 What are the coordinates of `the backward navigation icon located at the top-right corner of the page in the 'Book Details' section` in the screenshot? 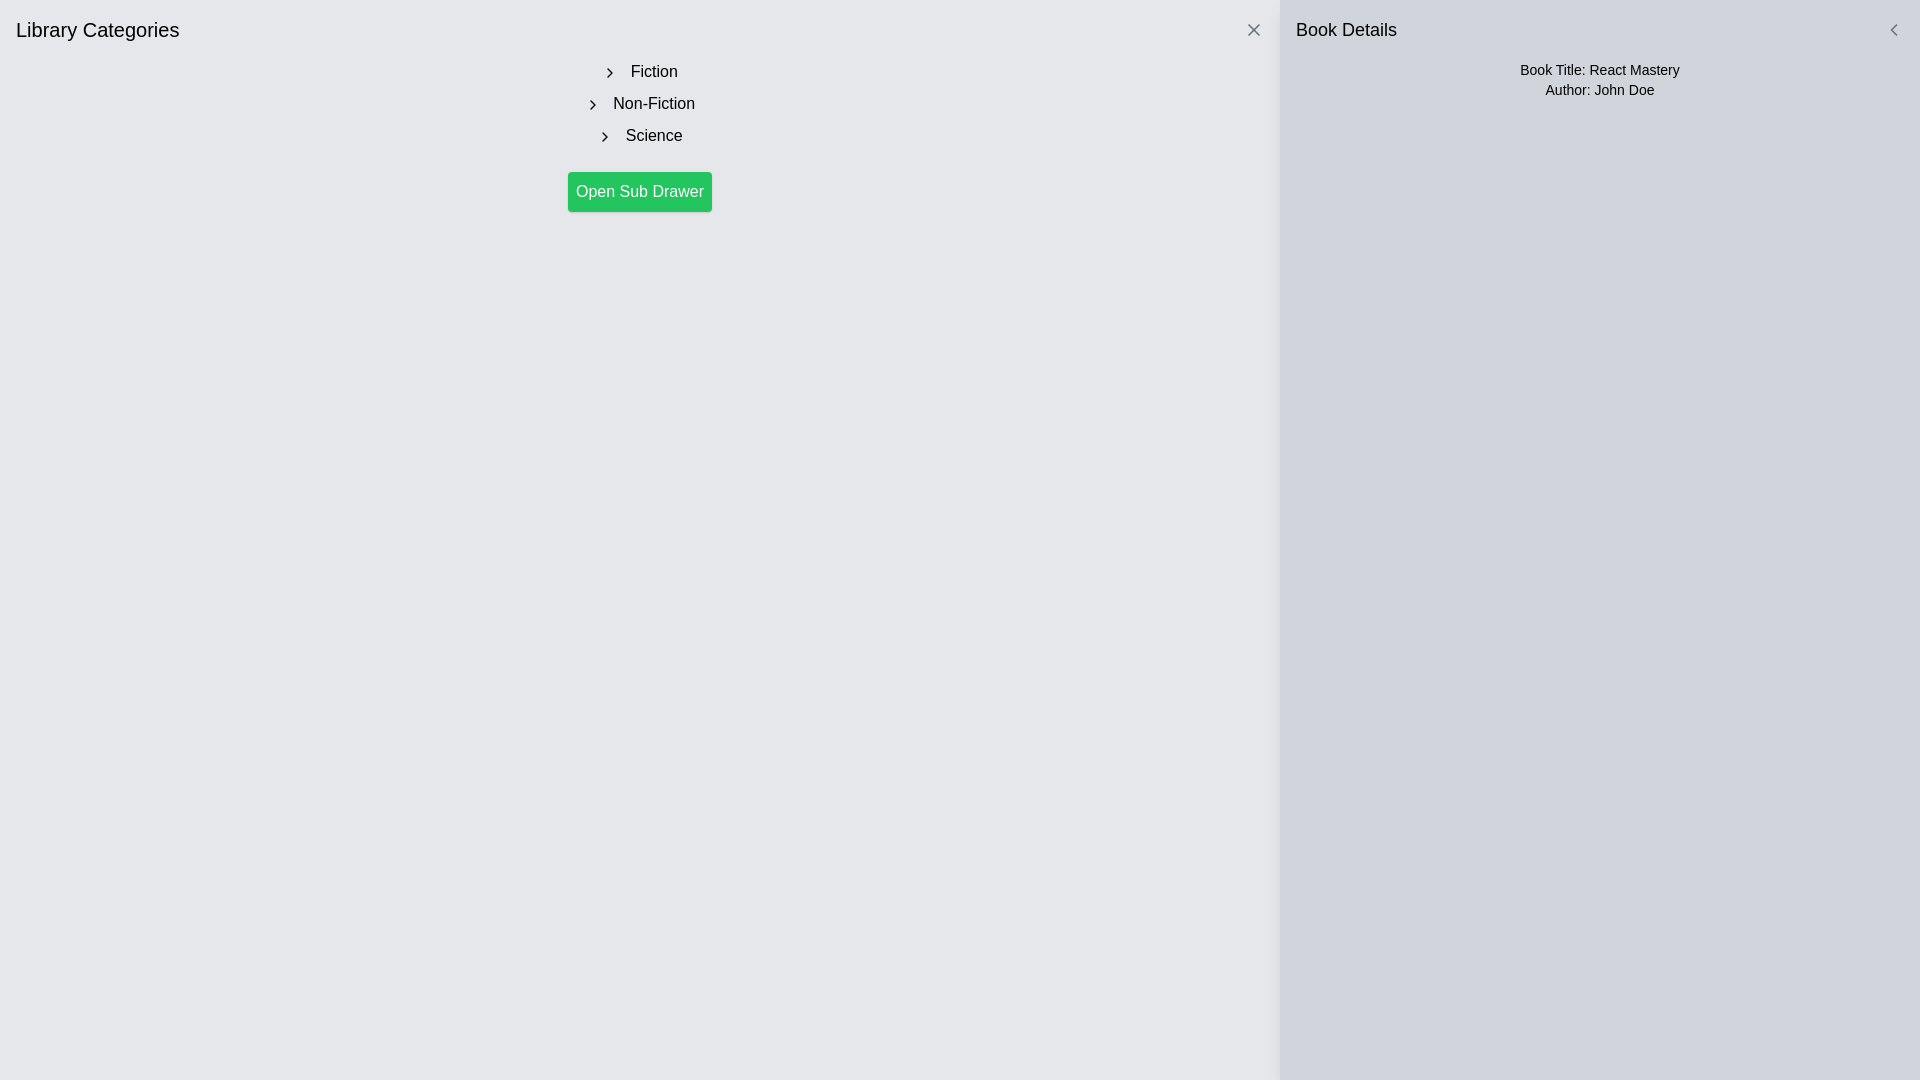 It's located at (1893, 30).